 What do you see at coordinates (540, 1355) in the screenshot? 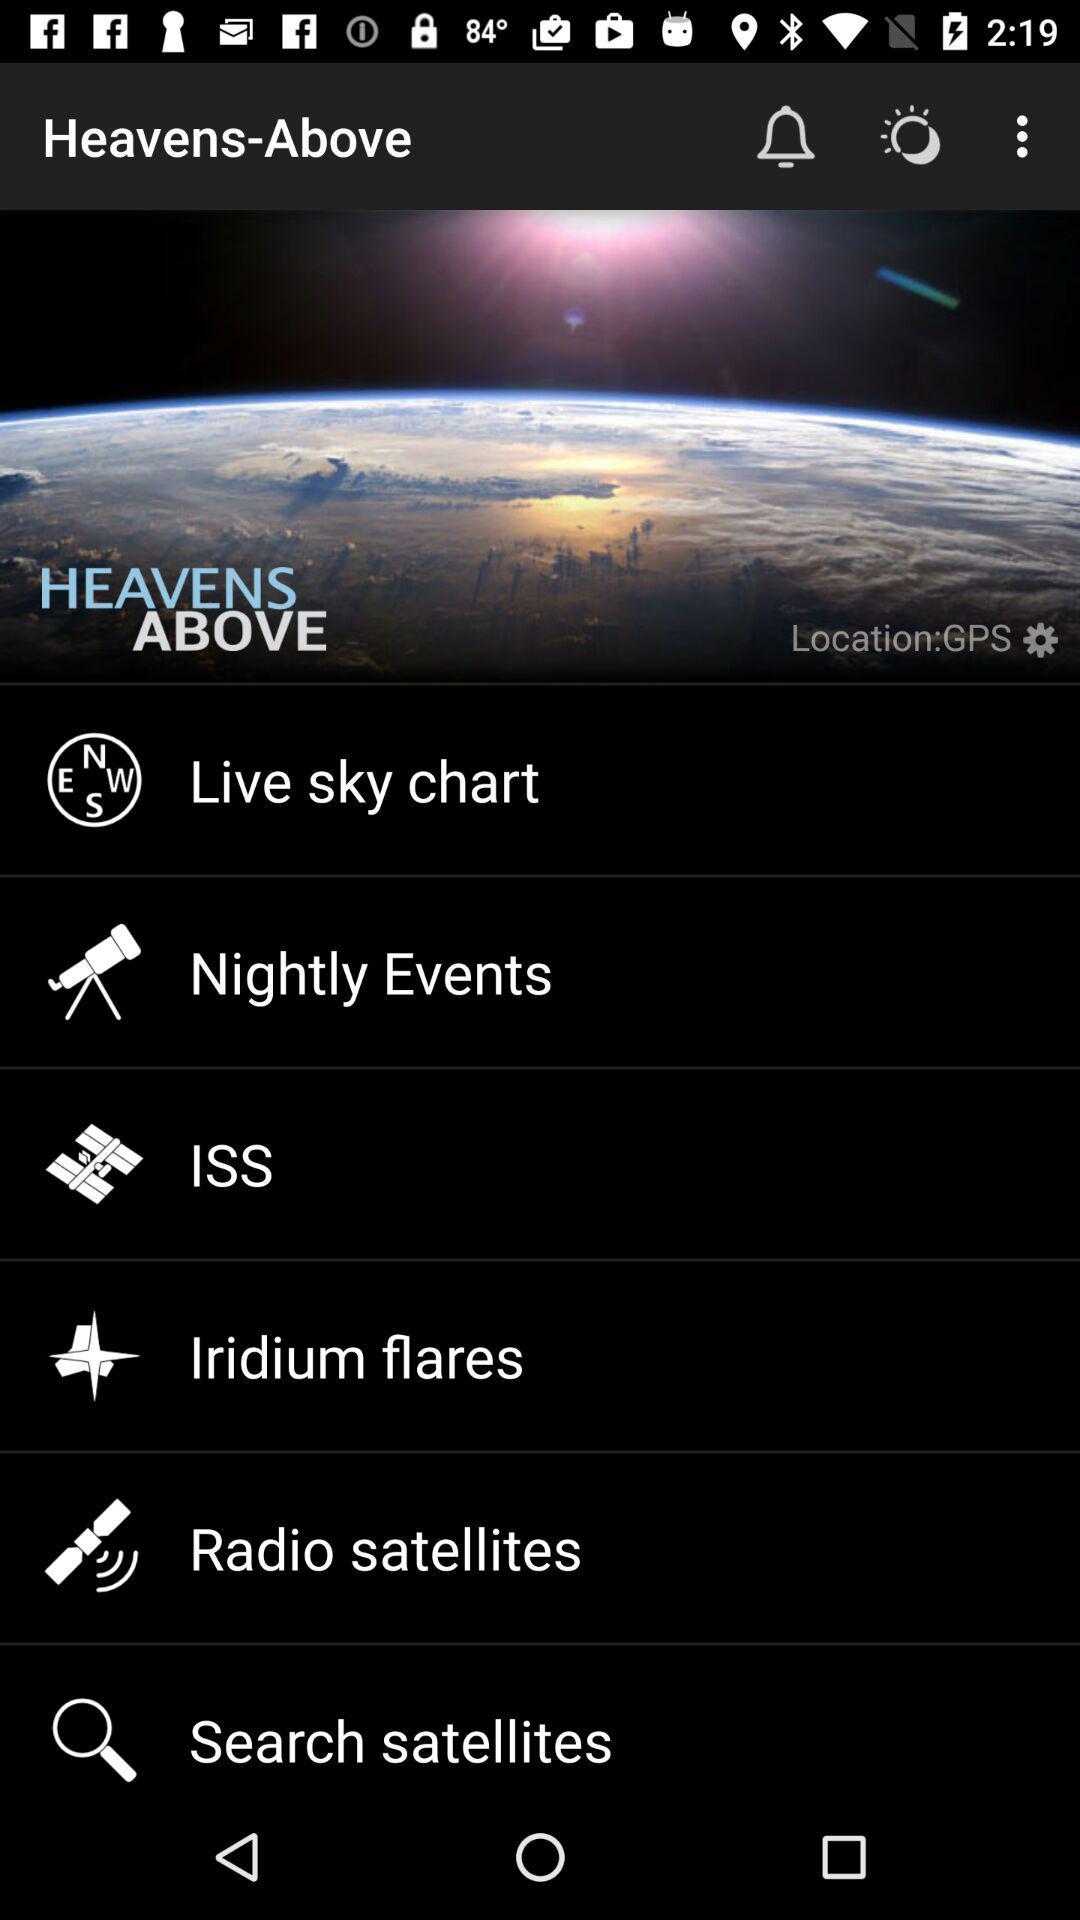
I see `the icon below the iss` at bounding box center [540, 1355].